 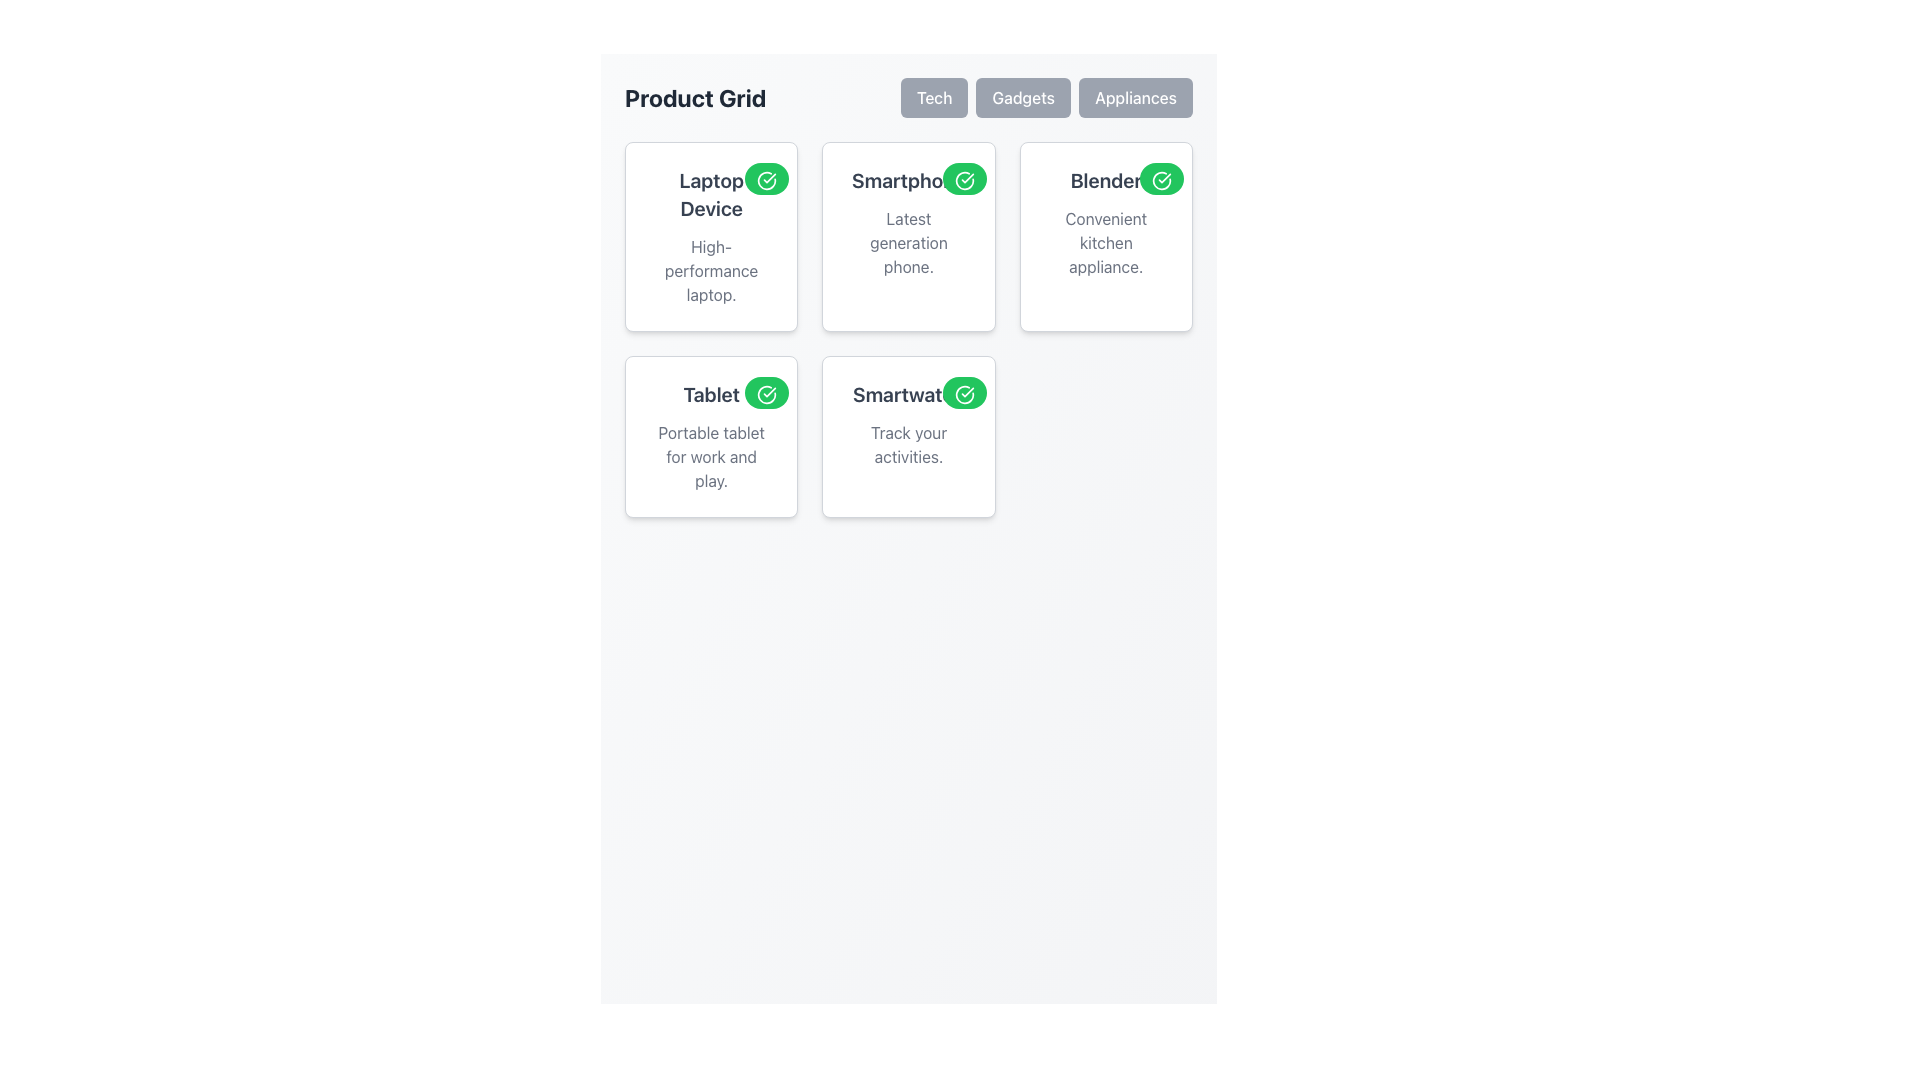 What do you see at coordinates (1161, 180) in the screenshot?
I see `the confirmation status visually` at bounding box center [1161, 180].